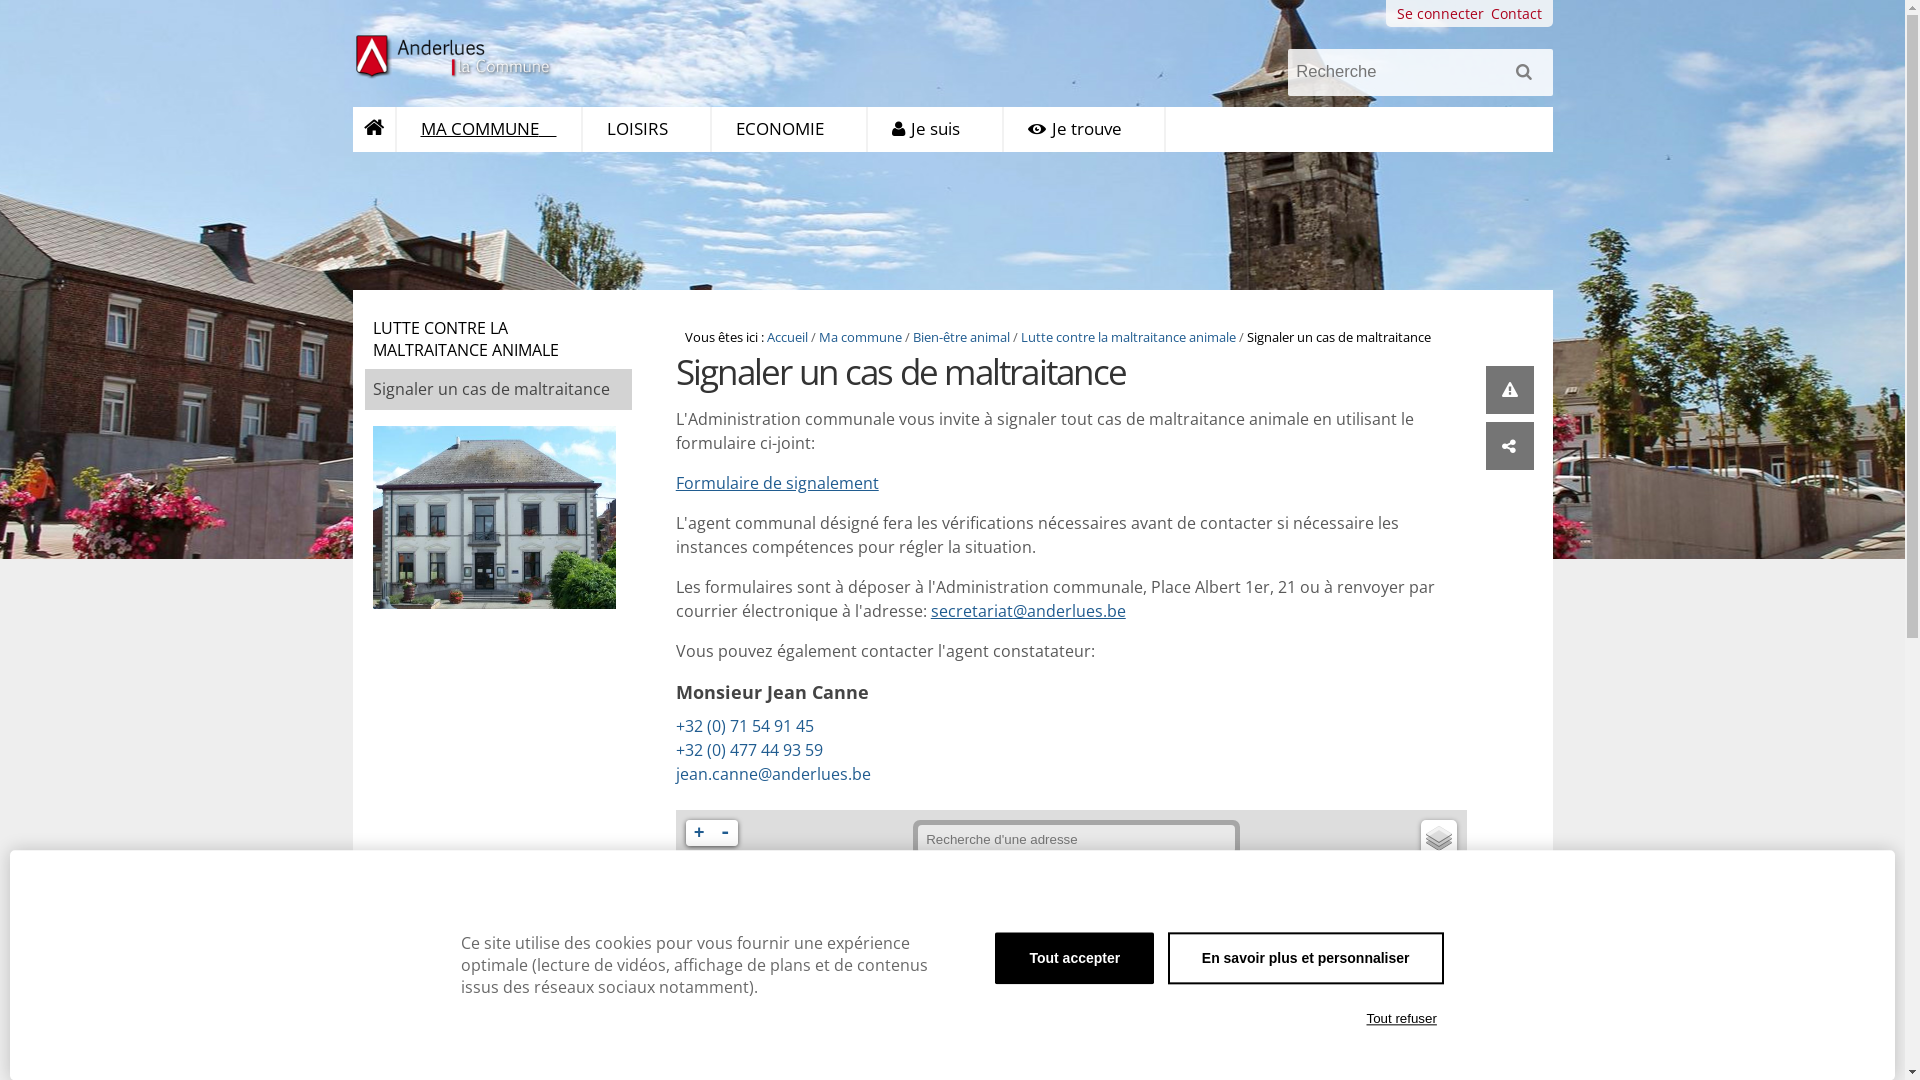 The image size is (1920, 1080). Describe the element at coordinates (646, 129) in the screenshot. I see `'LOISIRS'` at that location.